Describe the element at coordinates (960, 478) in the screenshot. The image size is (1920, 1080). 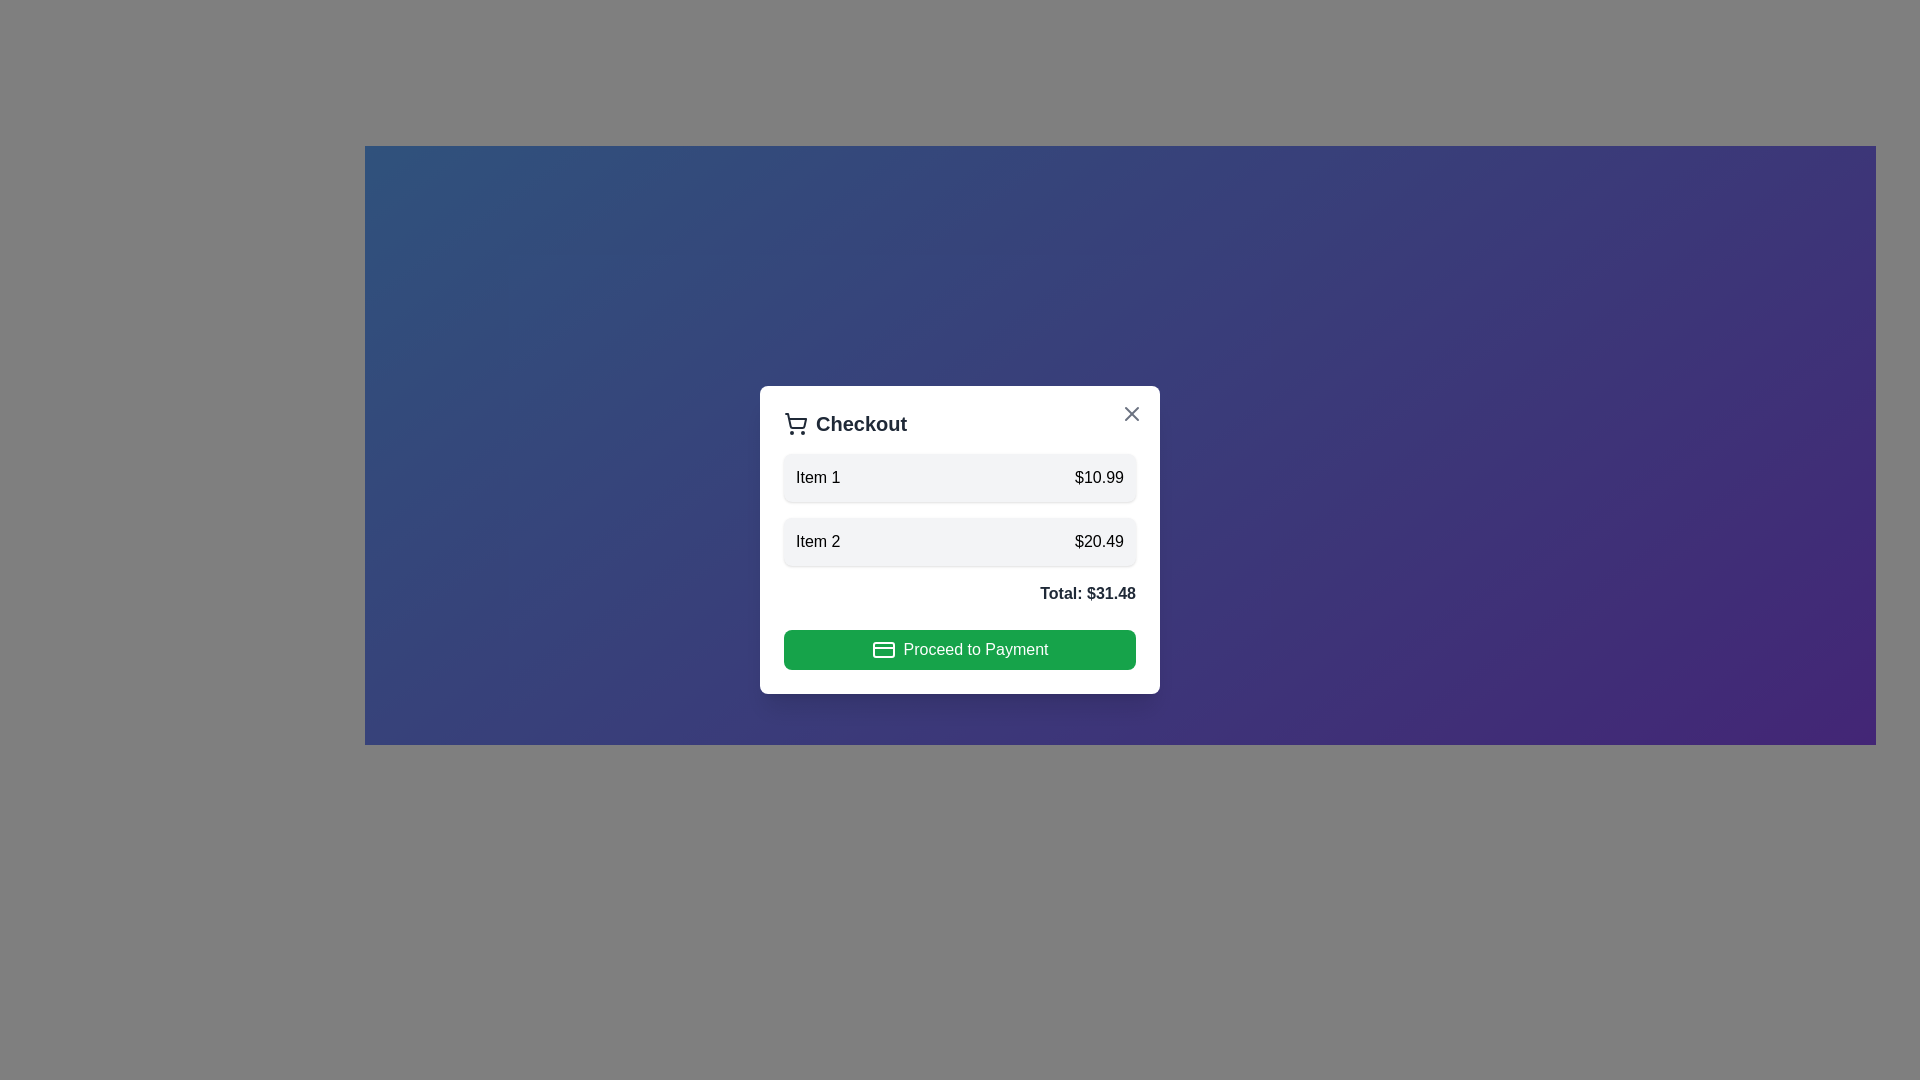
I see `the static content display section containing 'Item 1' and '$10.99', which is the first element in a vertically-aligned list` at that location.